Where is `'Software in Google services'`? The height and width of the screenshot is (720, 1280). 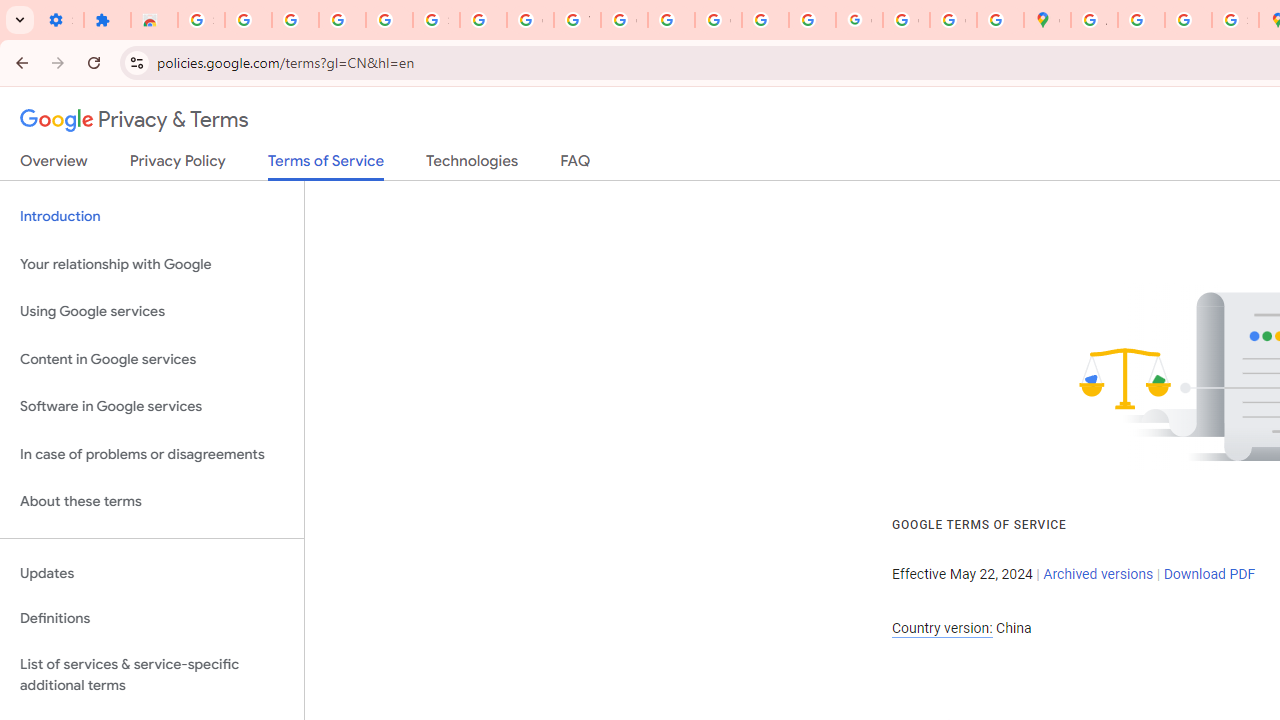
'Software in Google services' is located at coordinates (151, 406).